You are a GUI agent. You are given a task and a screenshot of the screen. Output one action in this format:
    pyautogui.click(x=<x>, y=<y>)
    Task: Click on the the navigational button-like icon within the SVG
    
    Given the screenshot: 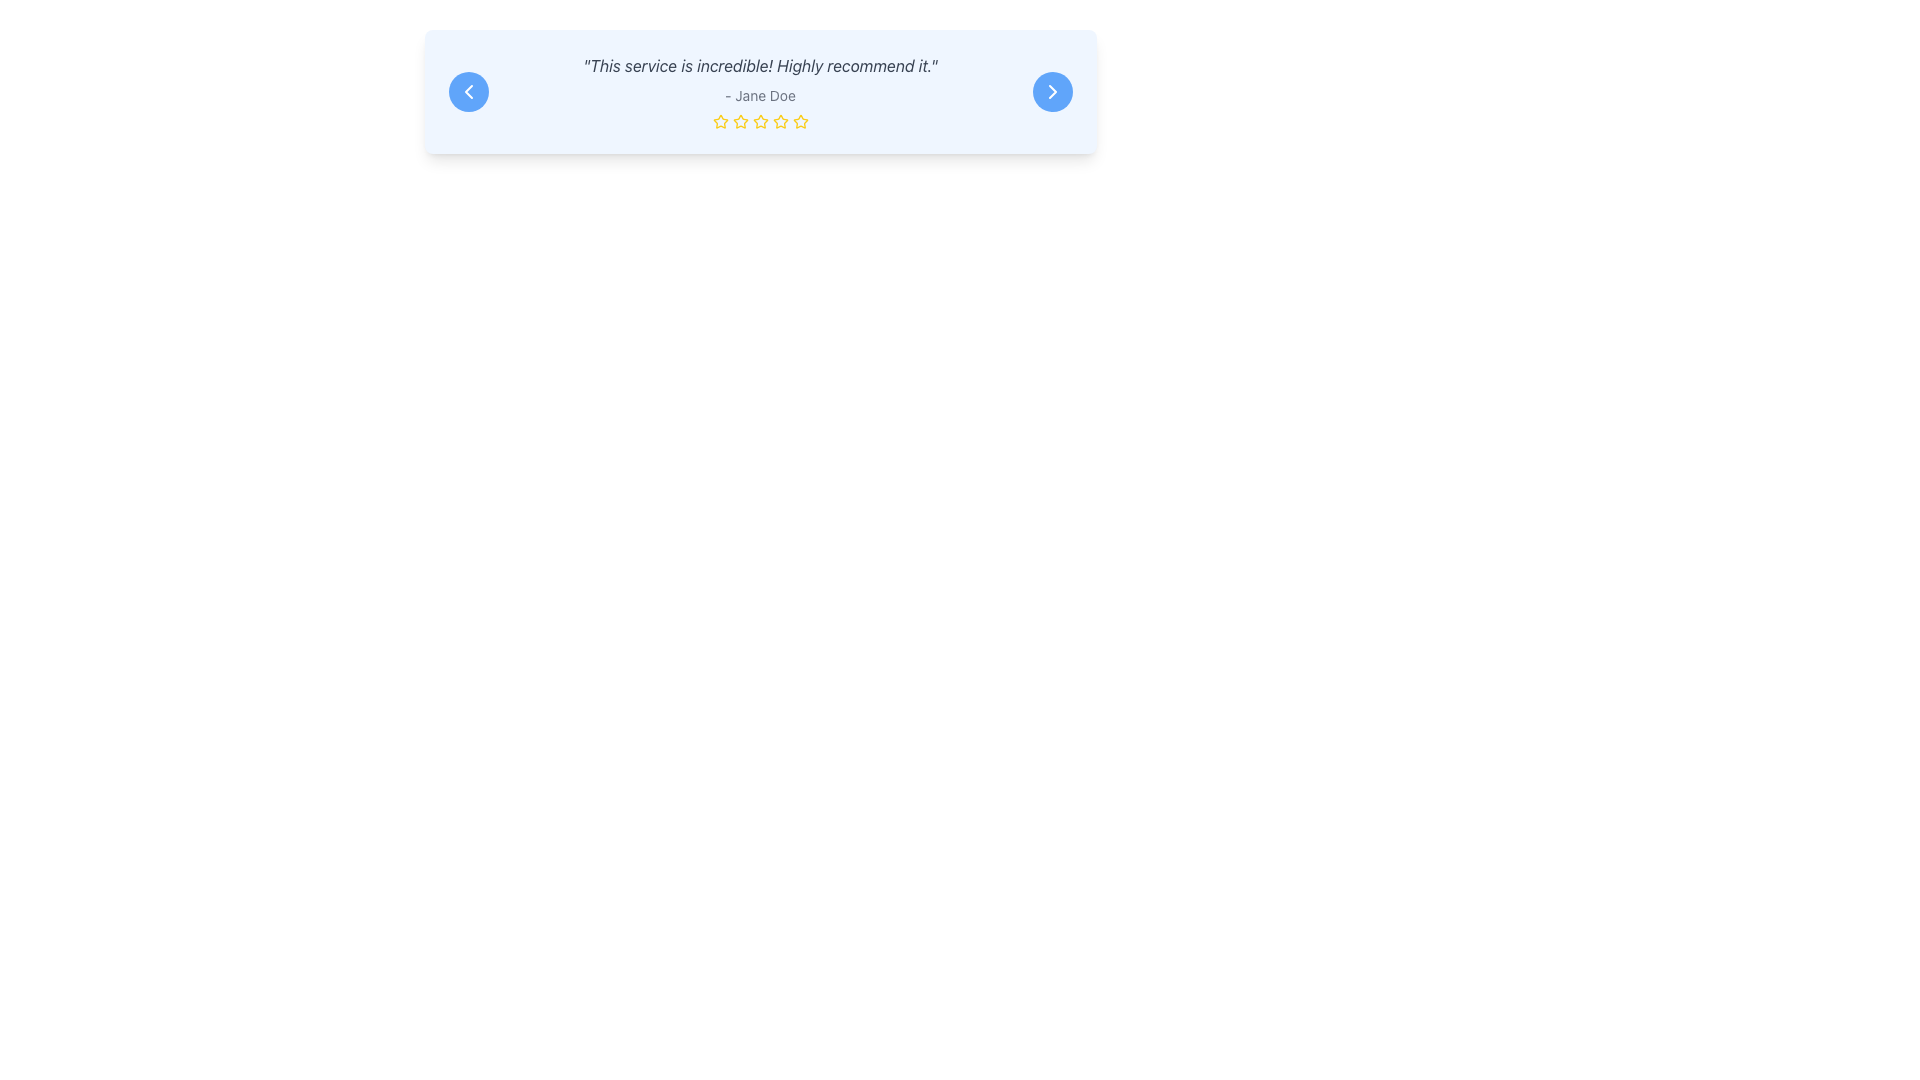 What is the action you would take?
    pyautogui.click(x=467, y=92)
    